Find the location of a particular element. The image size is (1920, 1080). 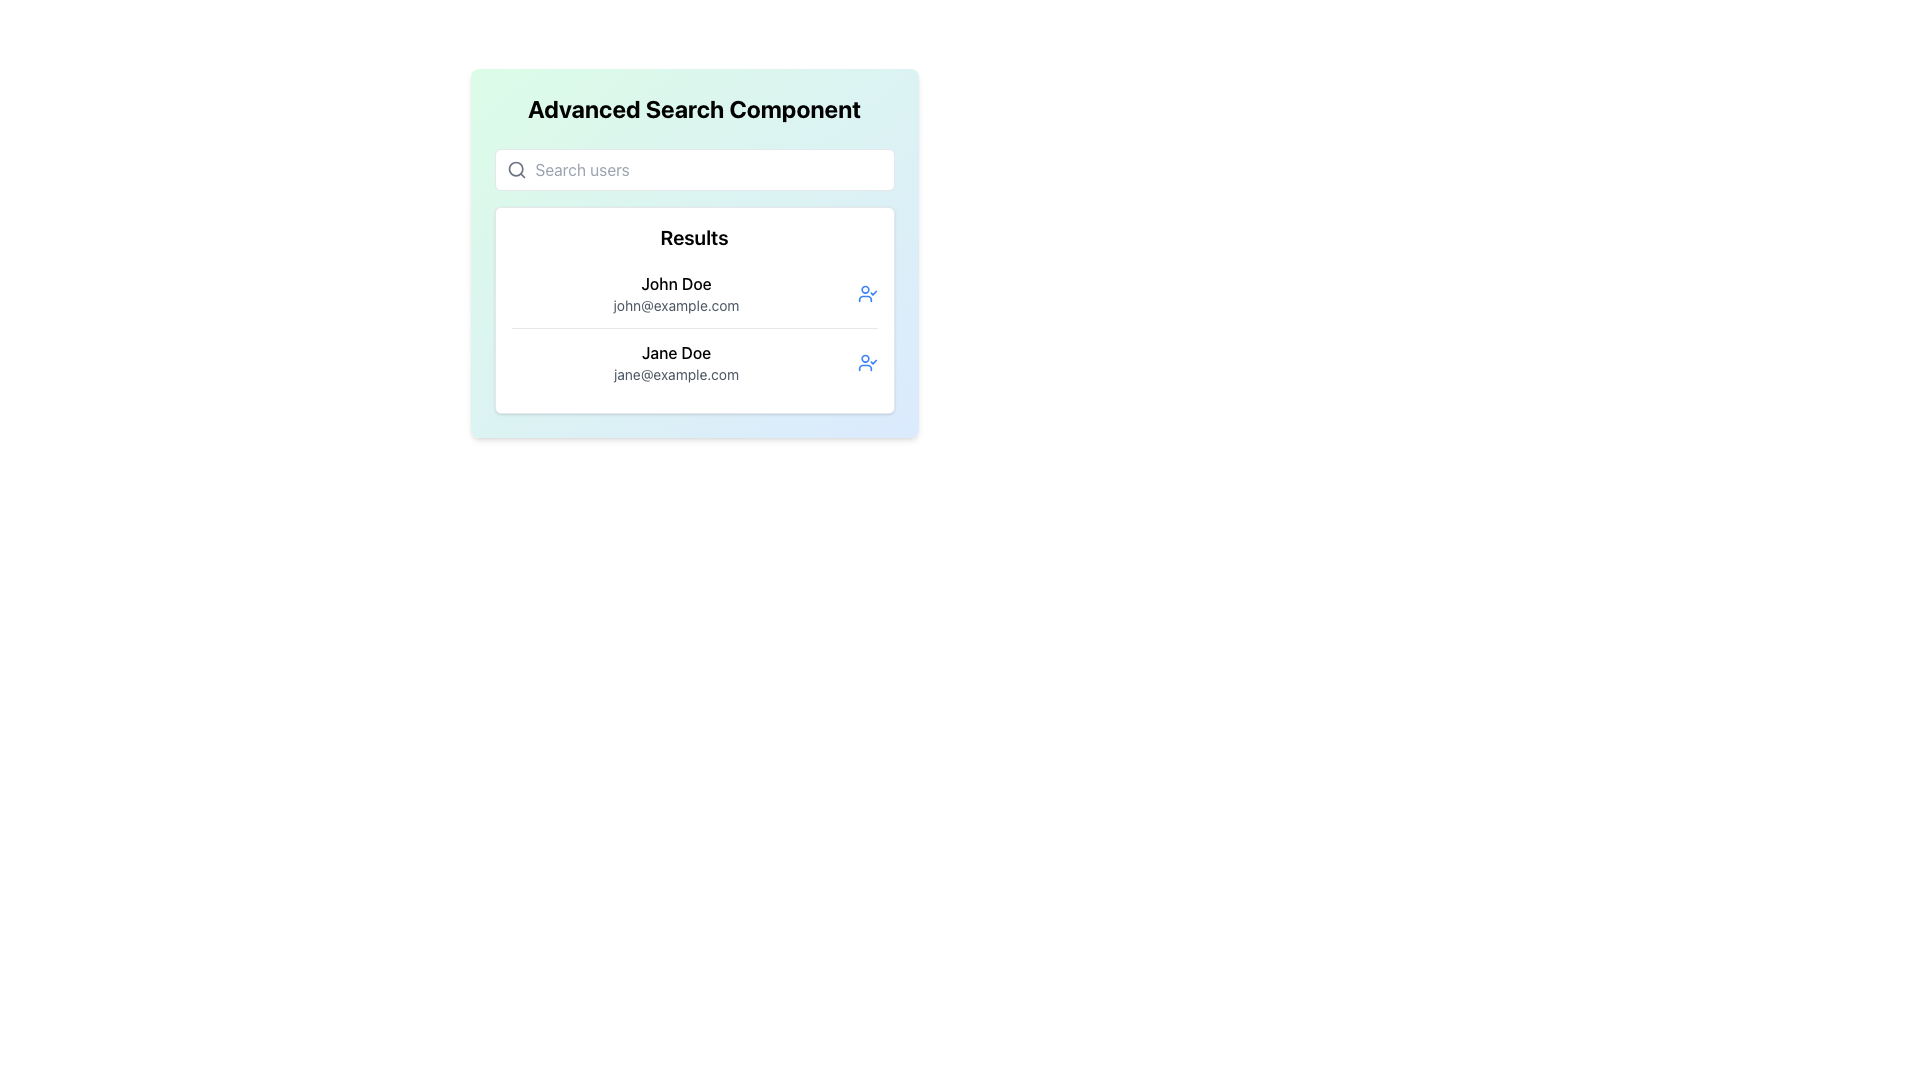

the center of the first entry in the results list, which displays the name and email address of a user entry, located below the heading 'Results' is located at coordinates (676, 293).